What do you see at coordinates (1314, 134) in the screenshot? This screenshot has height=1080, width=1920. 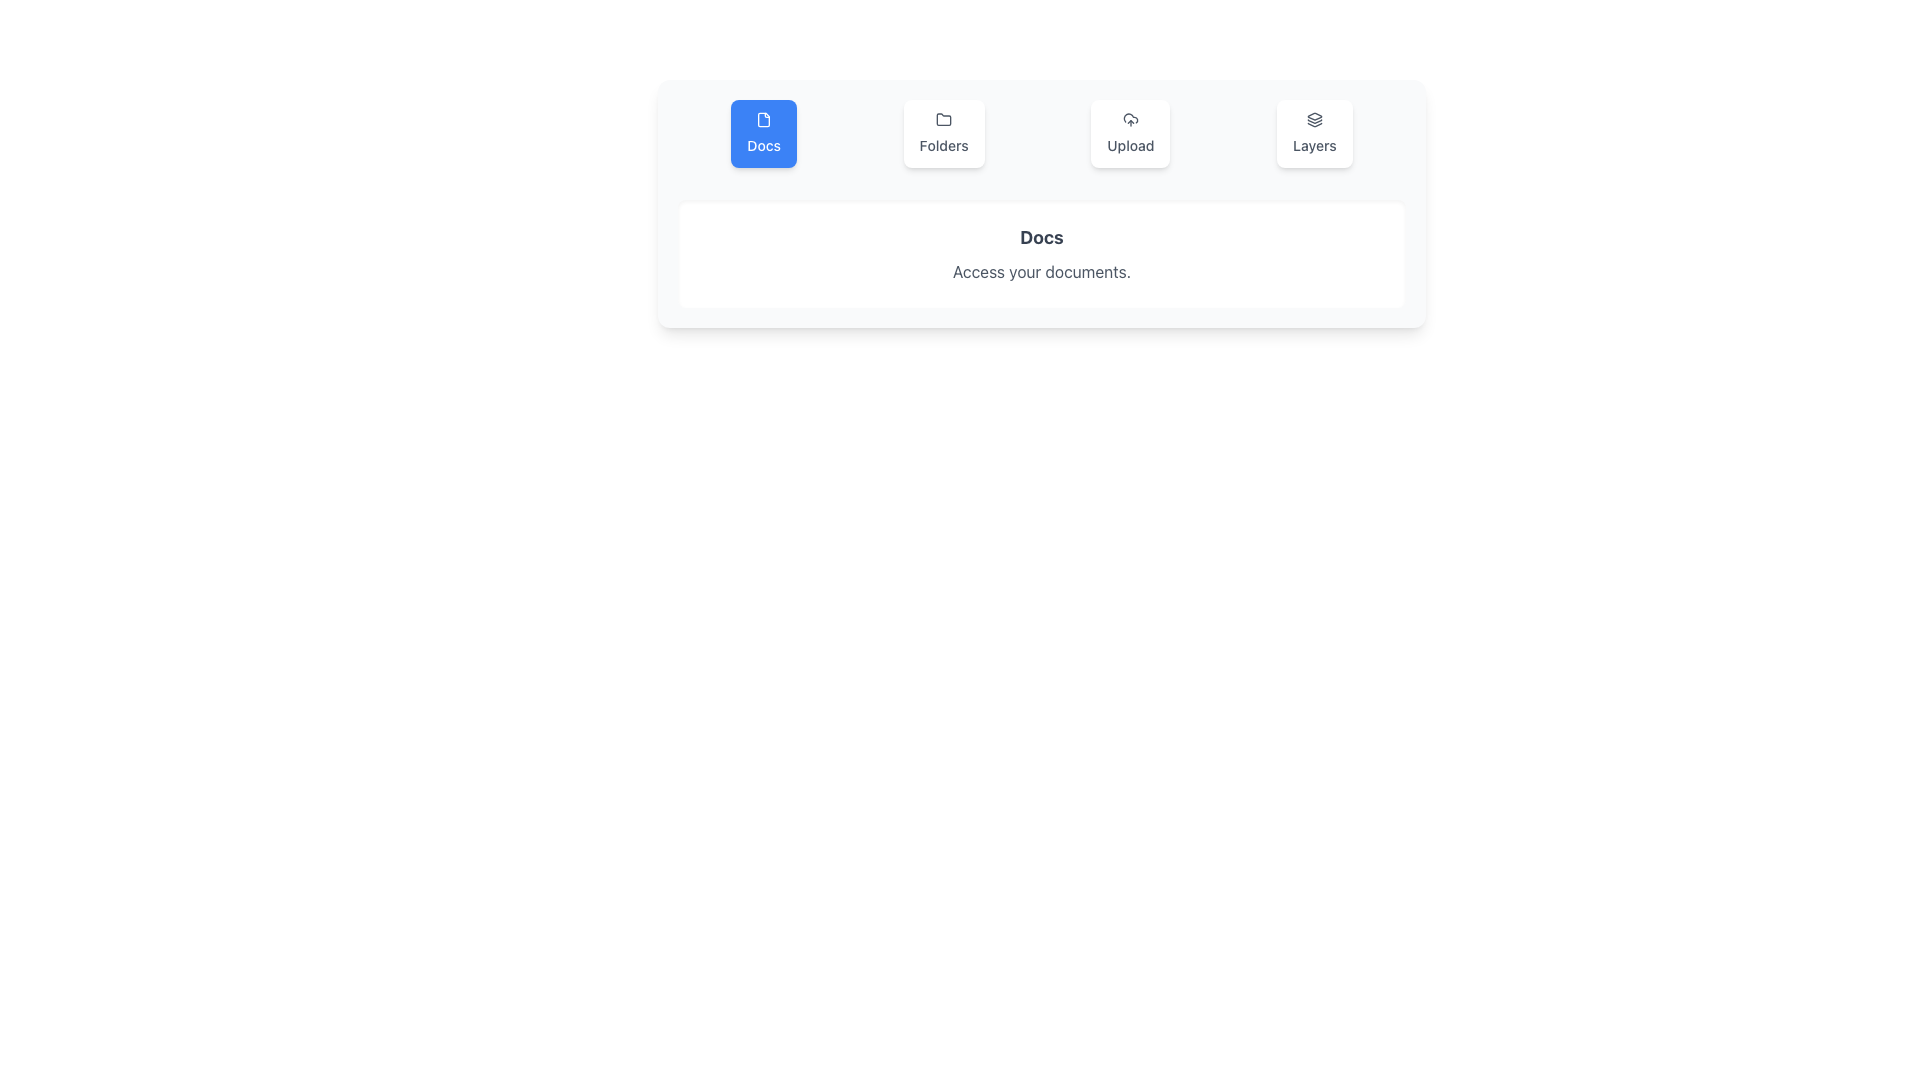 I see `the 'Layers' button located in the top-right part of a horizontally aligned button group` at bounding box center [1314, 134].